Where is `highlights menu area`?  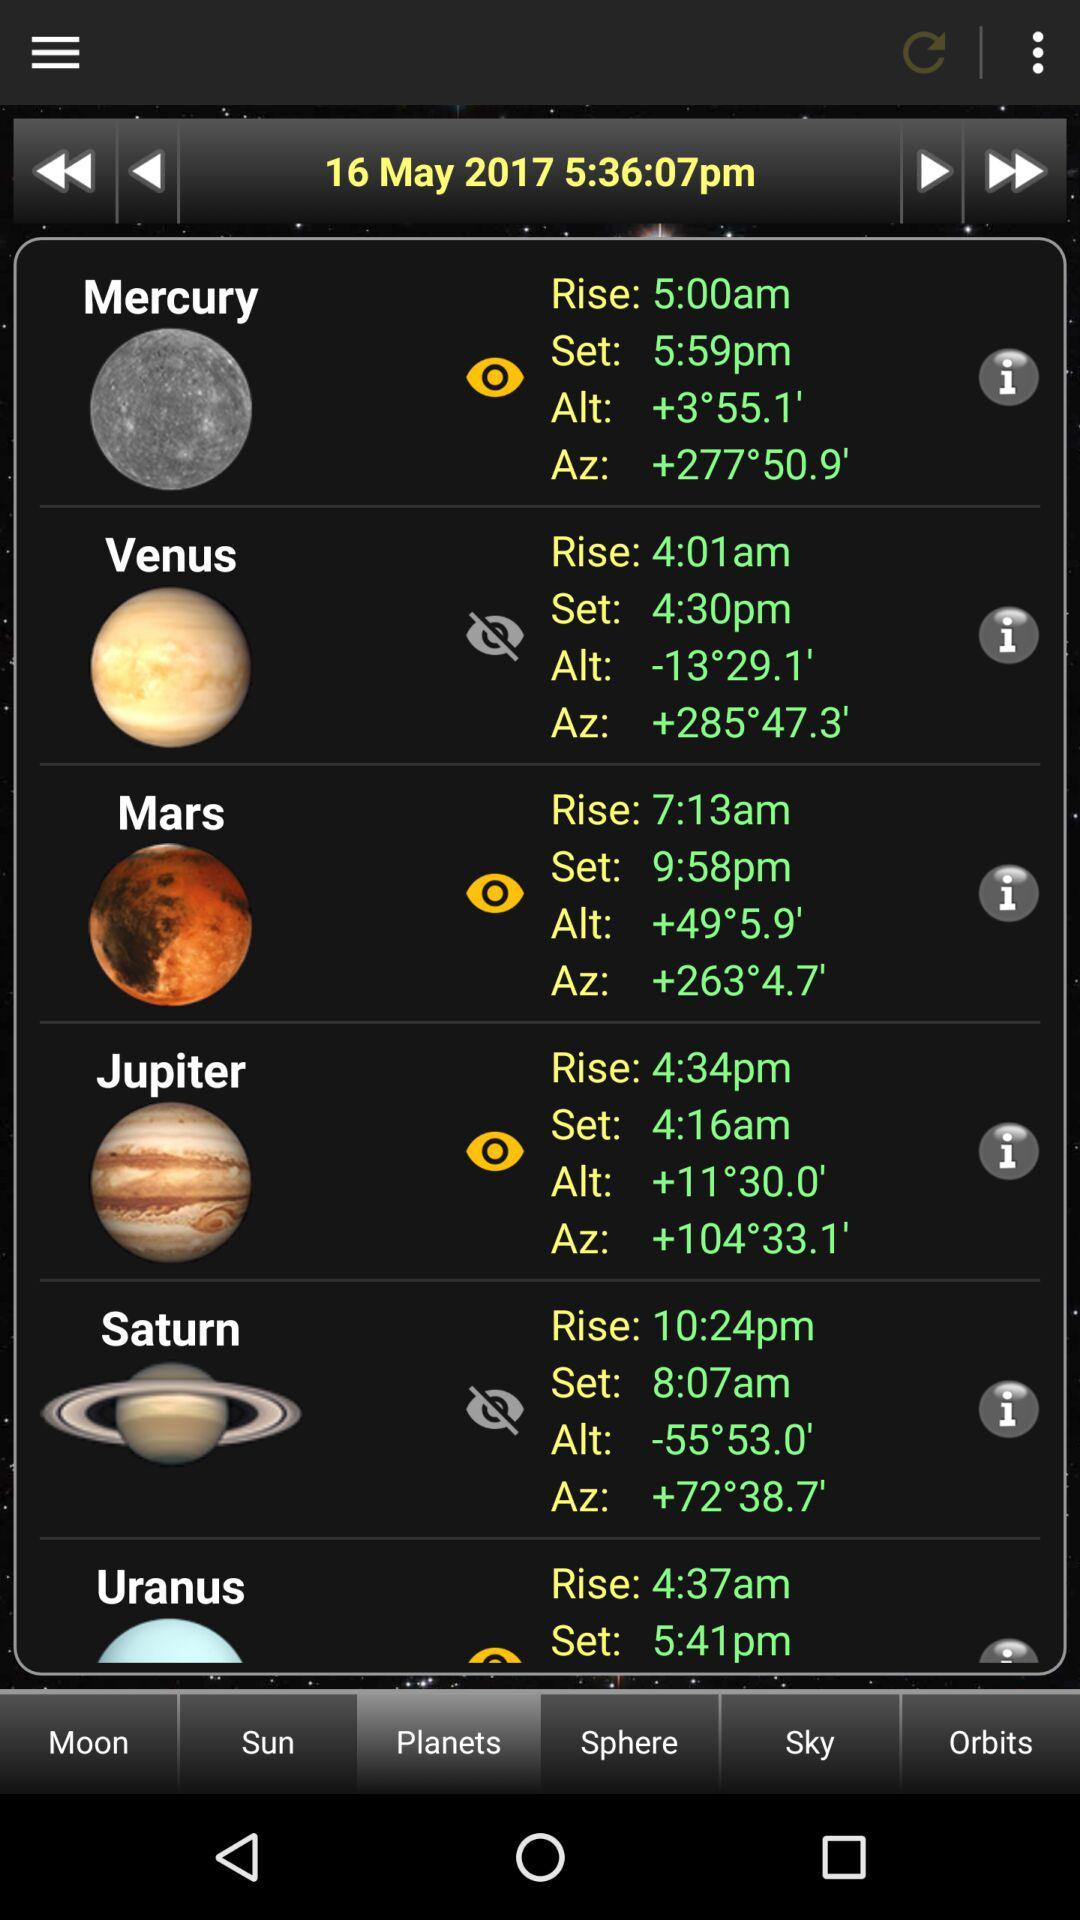
highlights menu area is located at coordinates (54, 52).